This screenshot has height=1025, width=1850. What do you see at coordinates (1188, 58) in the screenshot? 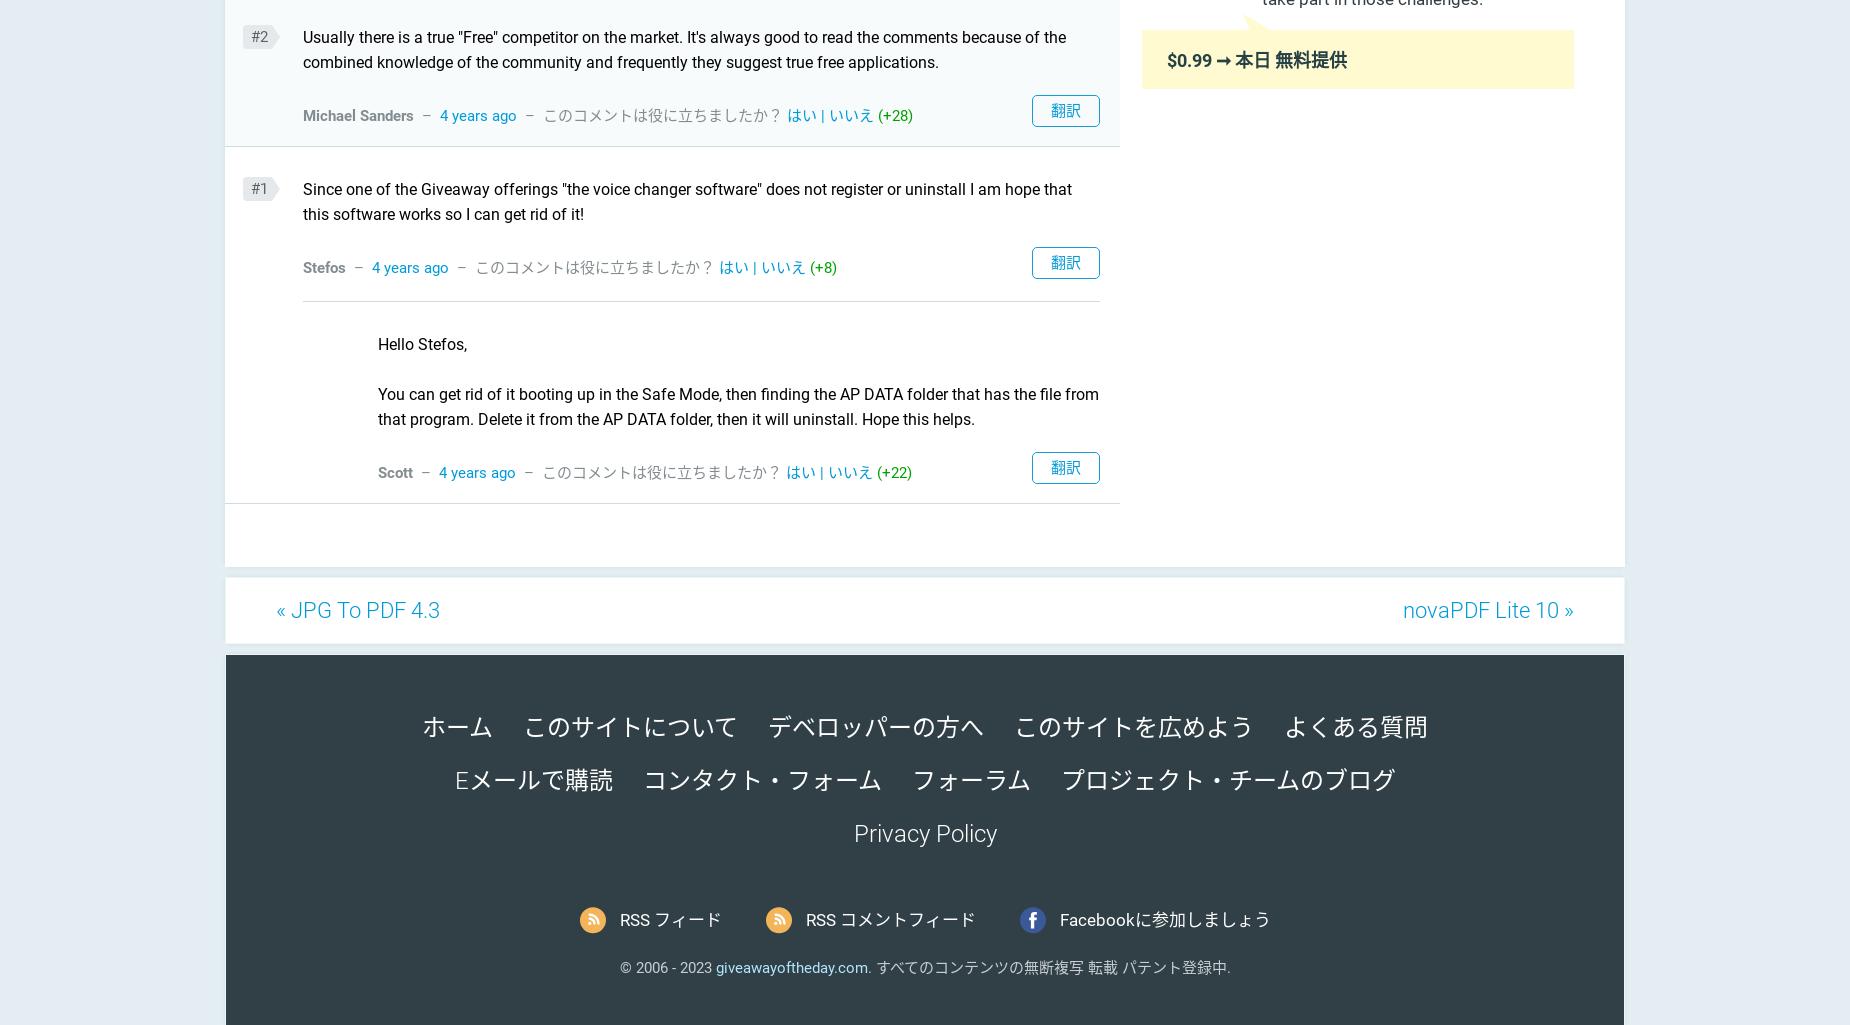
I see `'$0.99'` at bounding box center [1188, 58].